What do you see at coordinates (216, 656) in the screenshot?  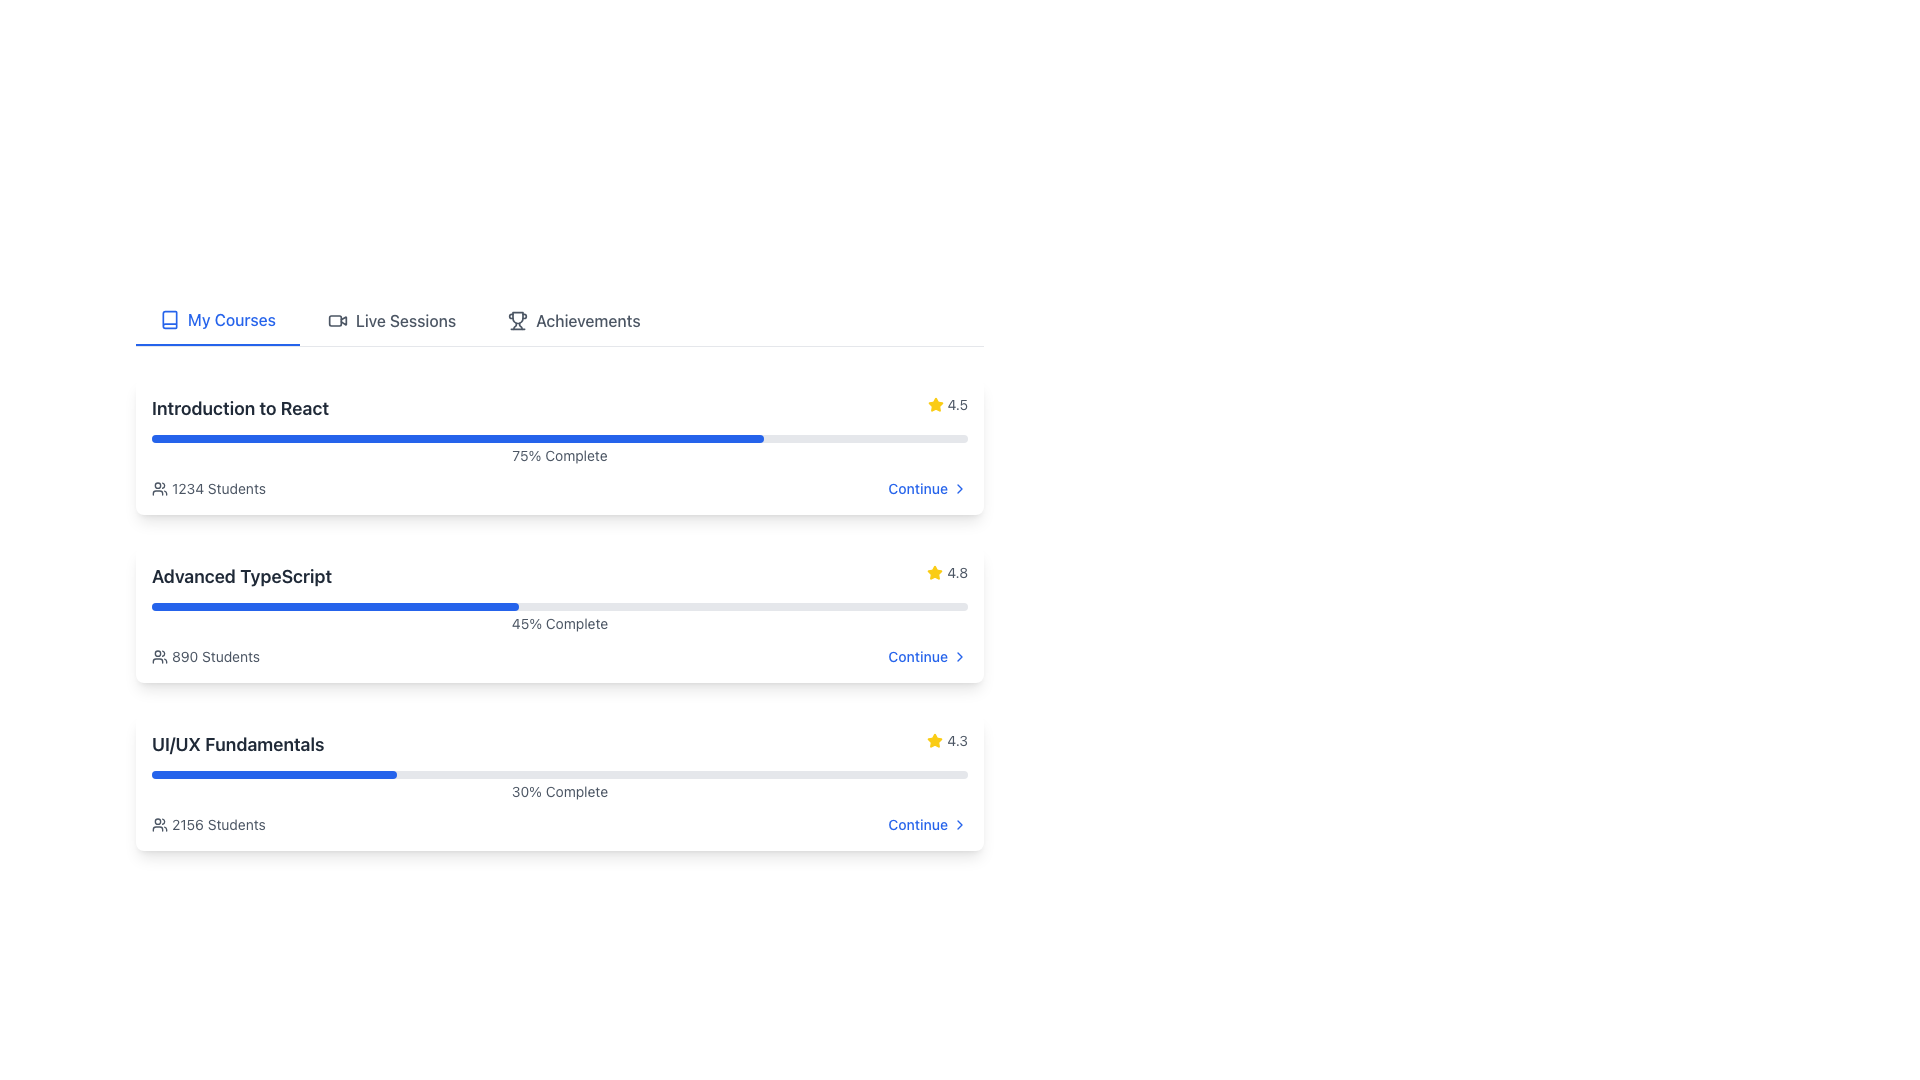 I see `the Text Label that displays the number of students enrolled in the 'Advanced TypeScript' course, located near the left corner beneath the progress bar` at bounding box center [216, 656].